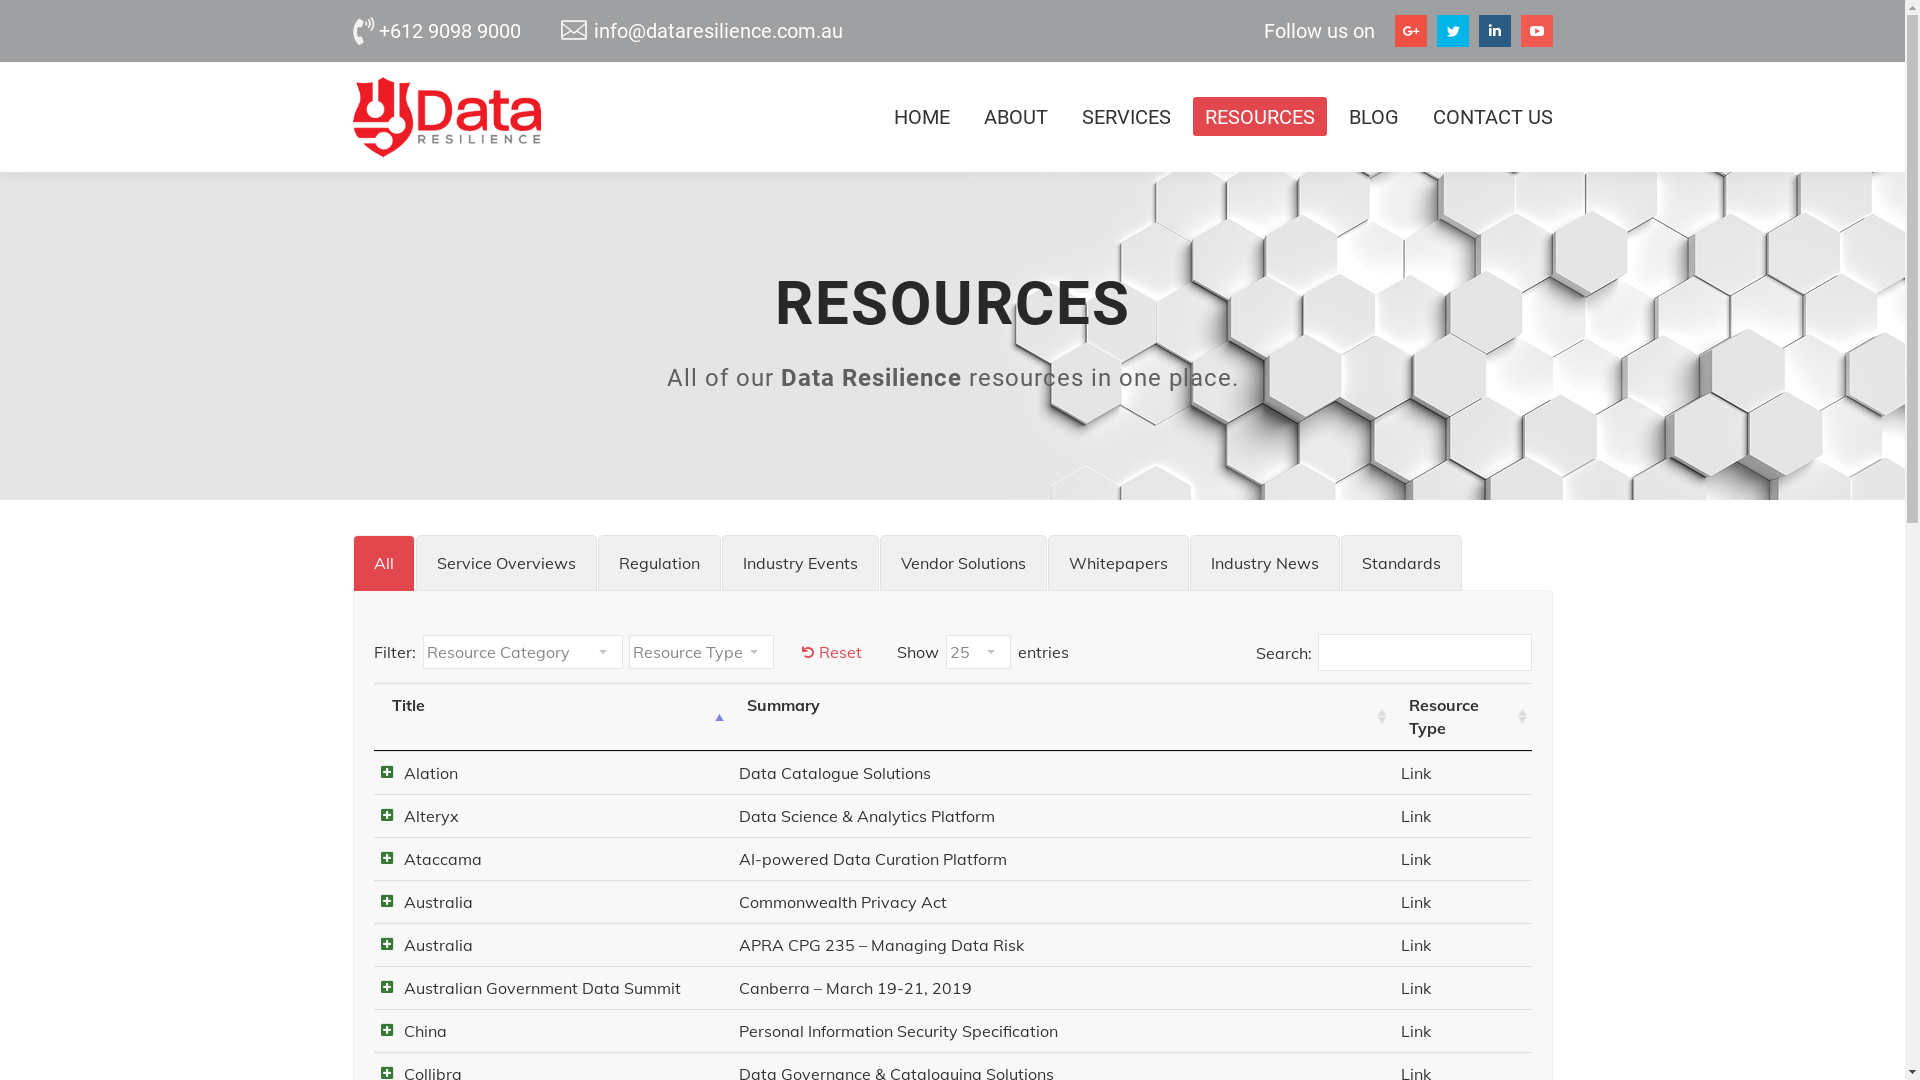 The height and width of the screenshot is (1080, 1920). Describe the element at coordinates (1535, 30) in the screenshot. I see `'YouTube'` at that location.